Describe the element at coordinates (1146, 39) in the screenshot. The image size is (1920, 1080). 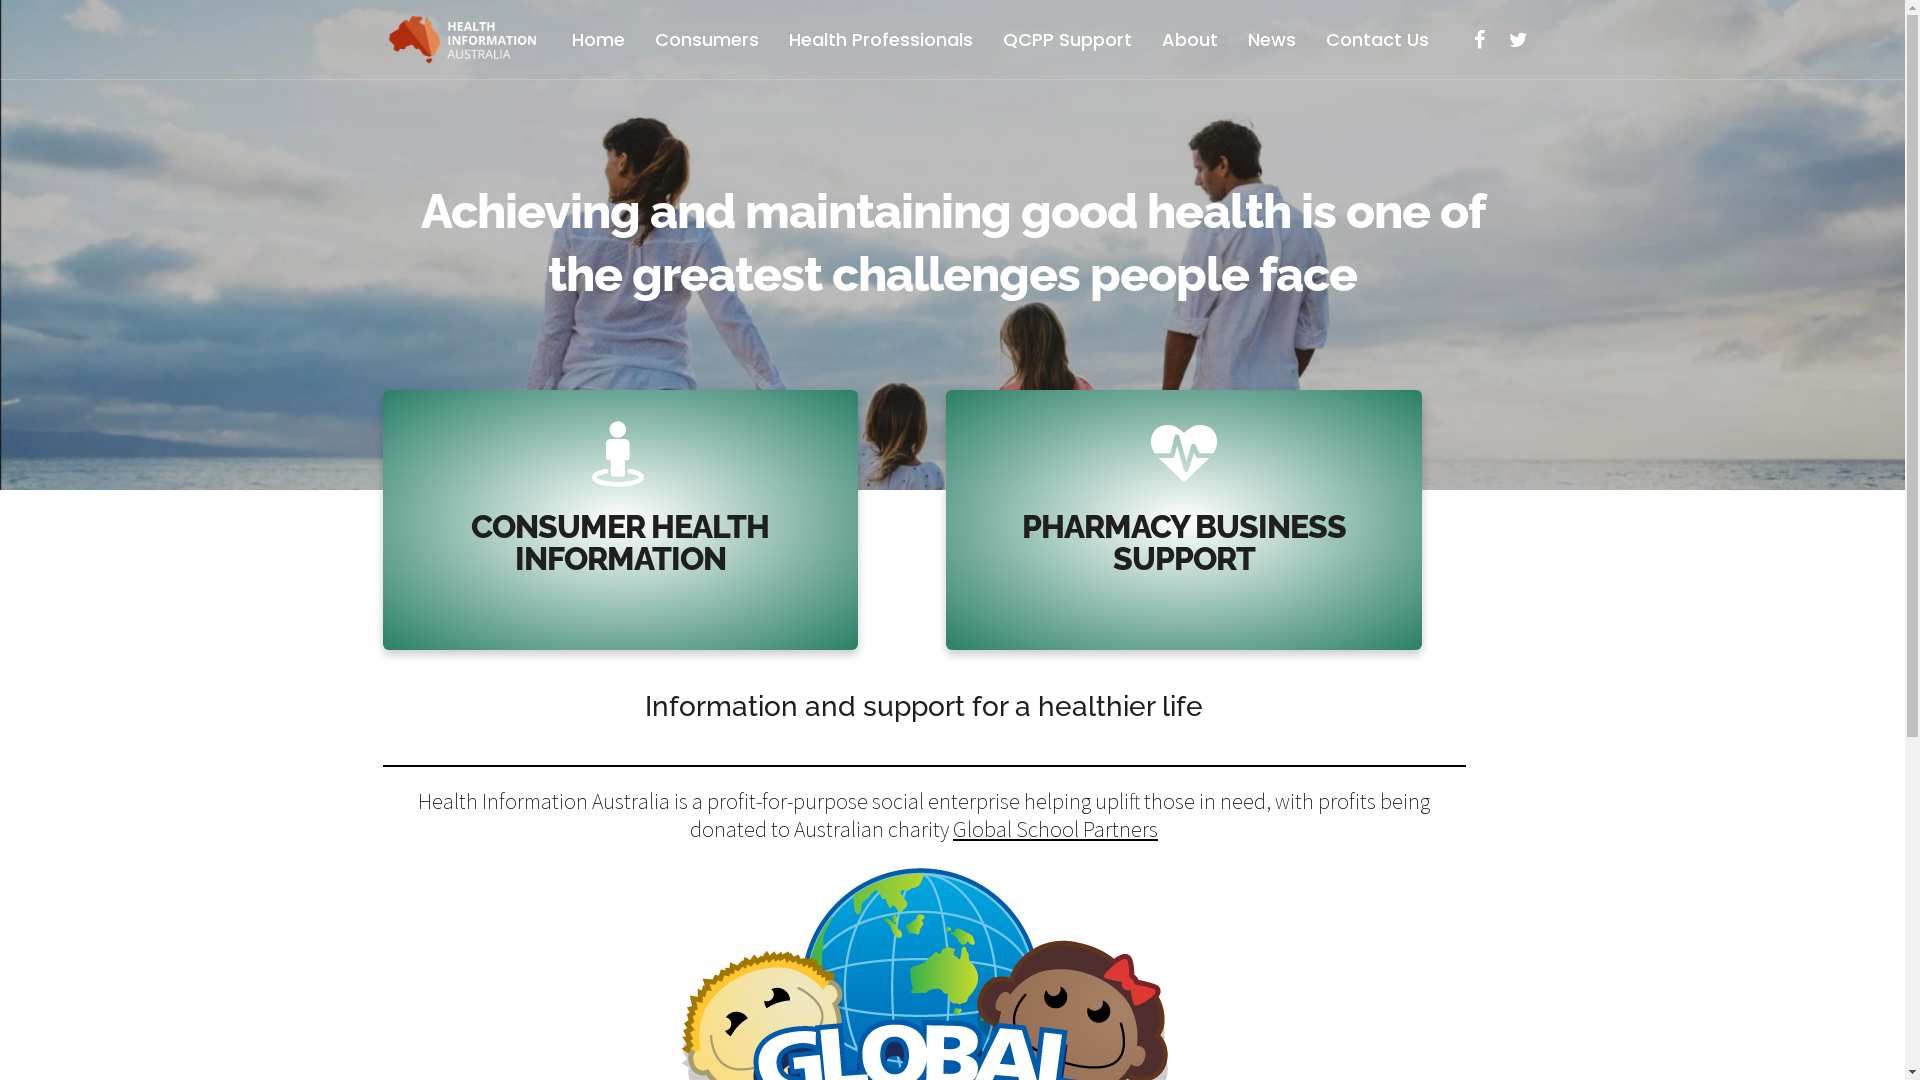
I see `'About'` at that location.